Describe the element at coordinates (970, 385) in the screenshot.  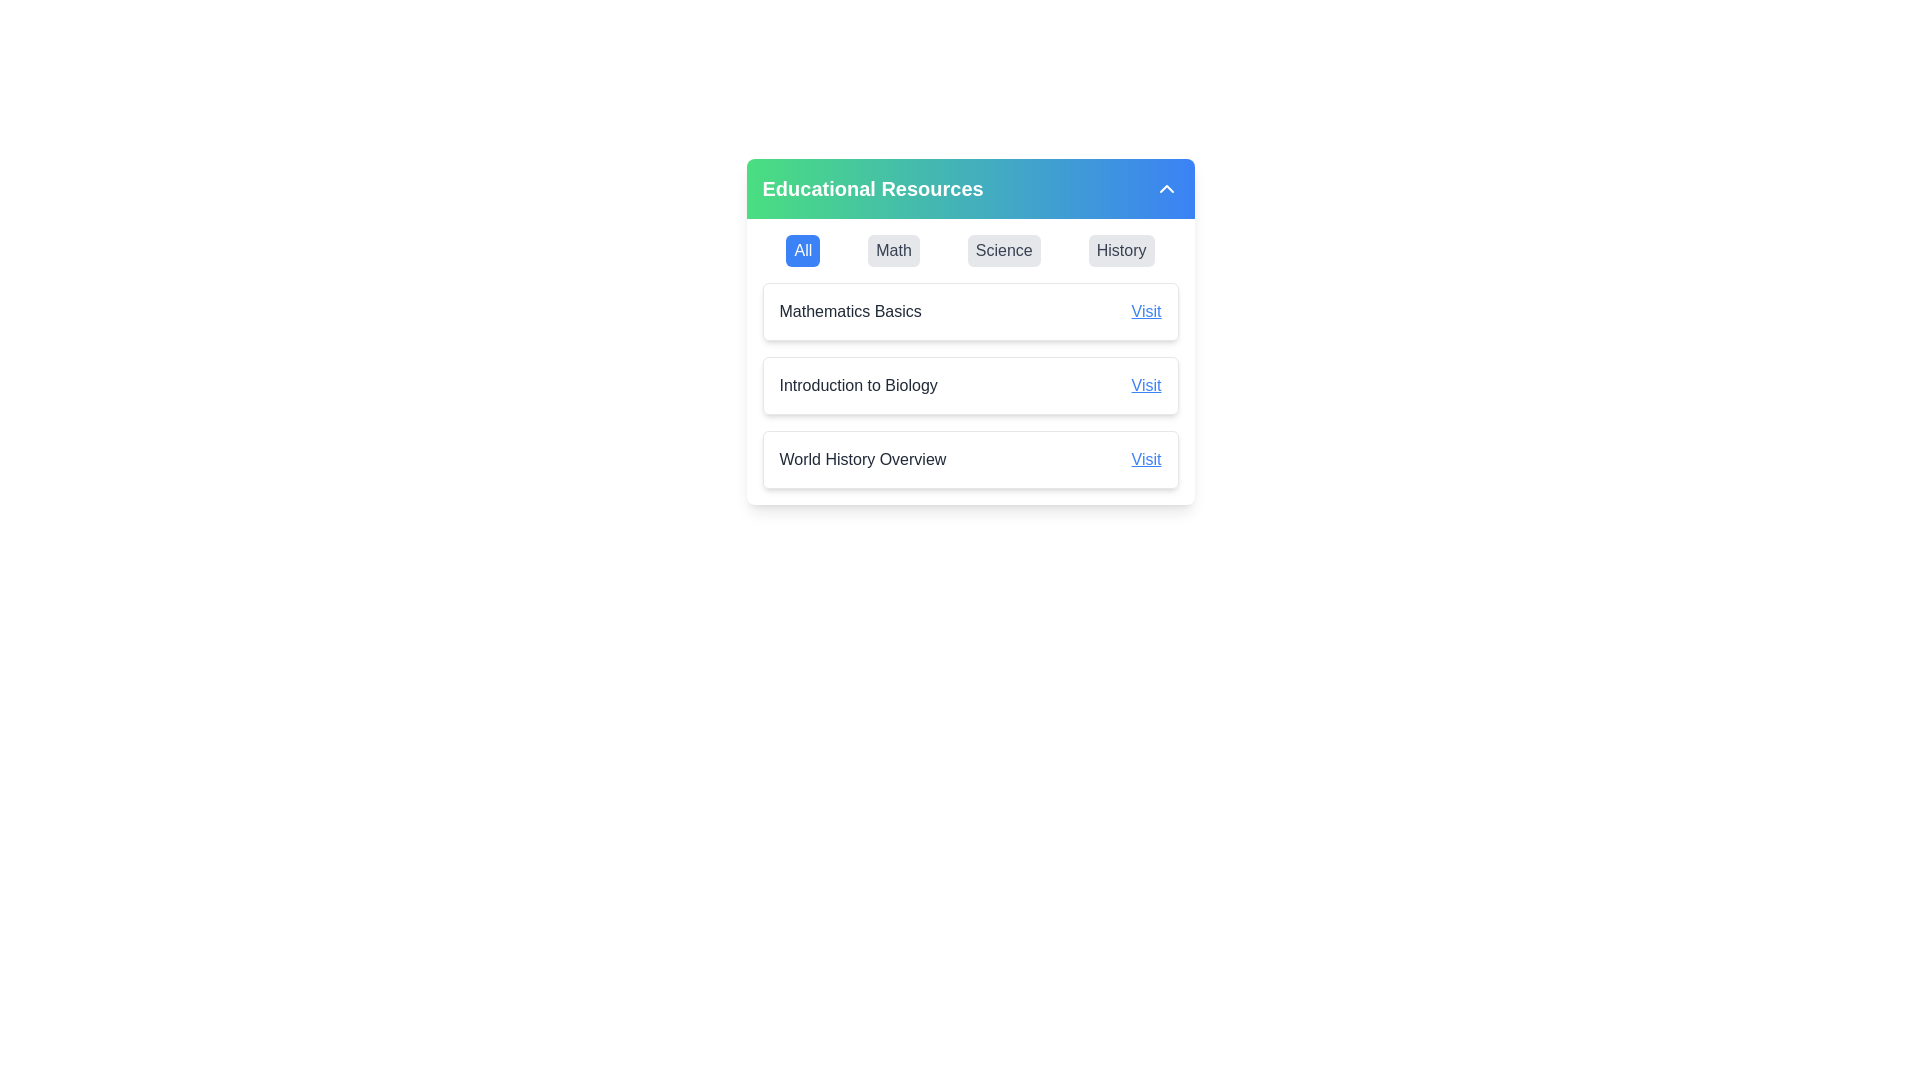
I see `the second card in the 'Educational Resources' section, which provides a description and a hyperlink titled 'Introduction to Biology.'` at that location.